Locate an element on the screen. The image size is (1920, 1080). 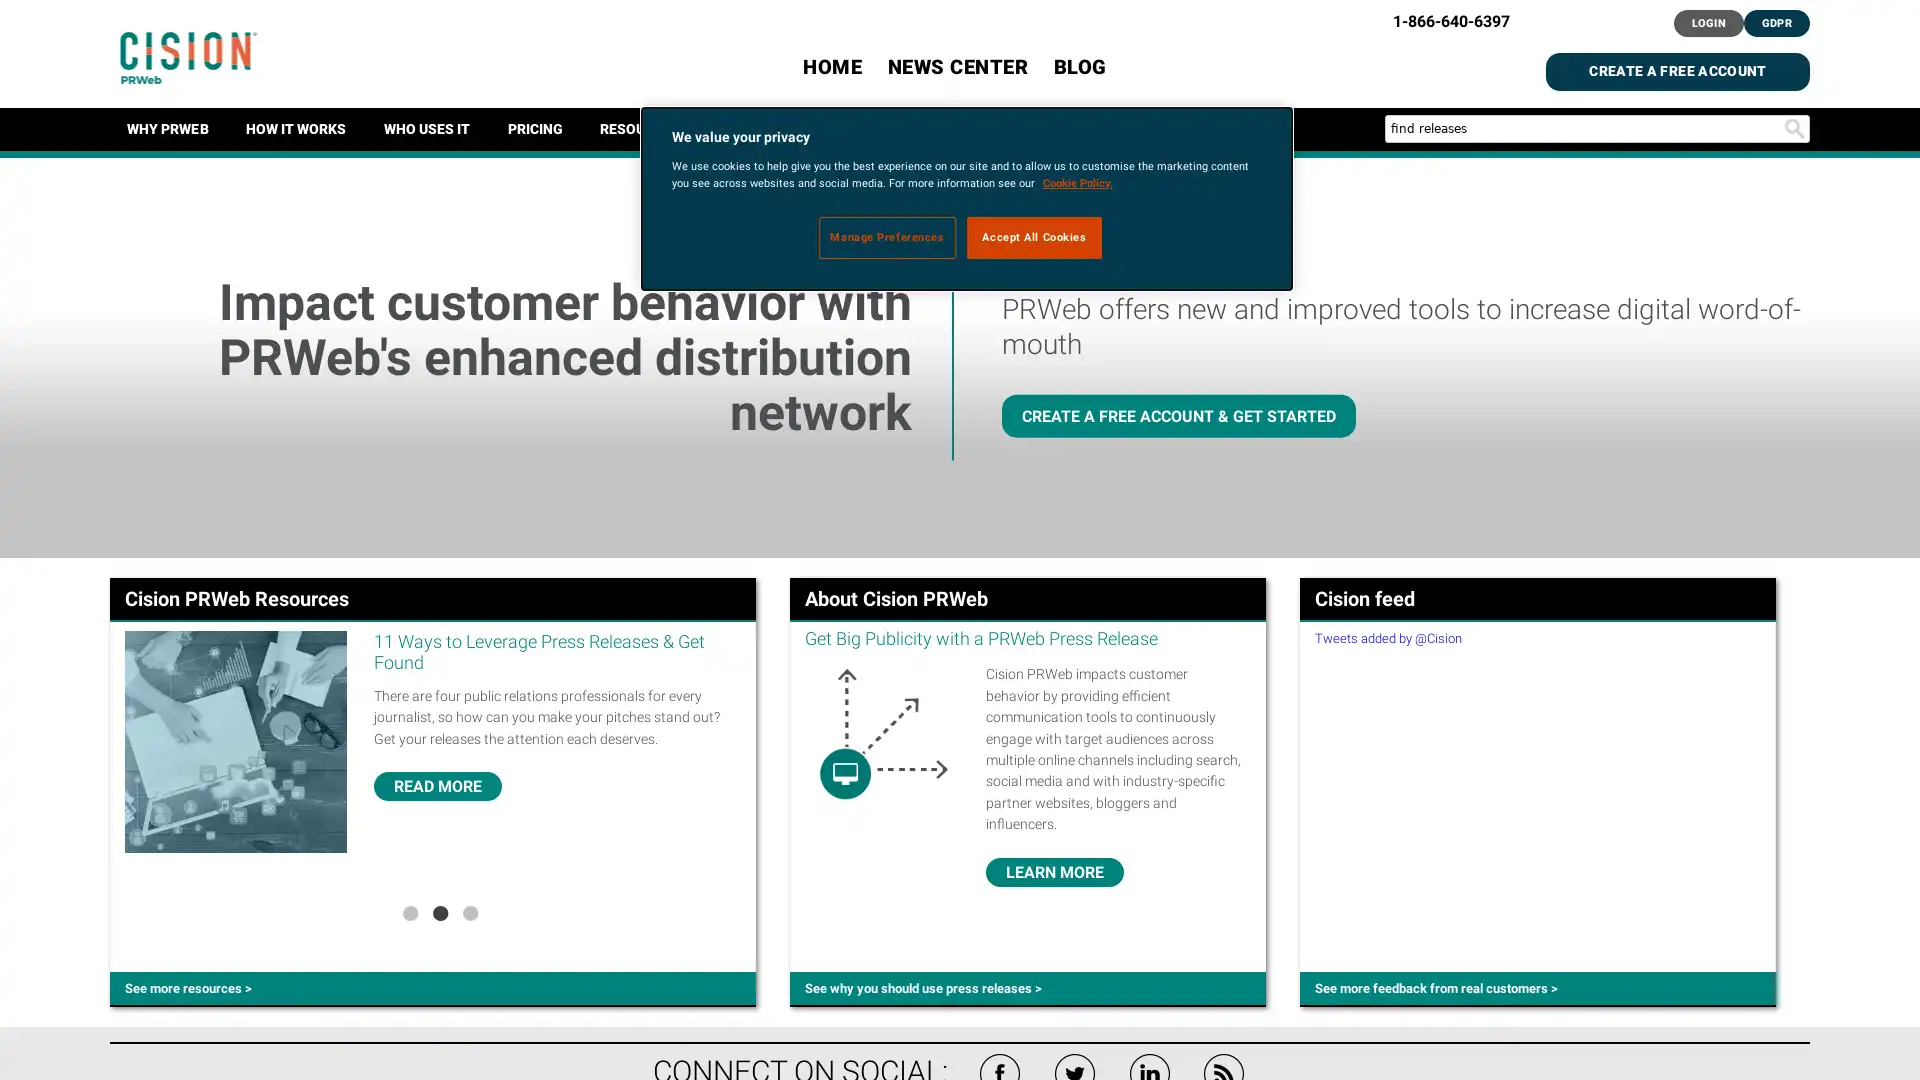
Accept All Cookies is located at coordinates (1034, 235).